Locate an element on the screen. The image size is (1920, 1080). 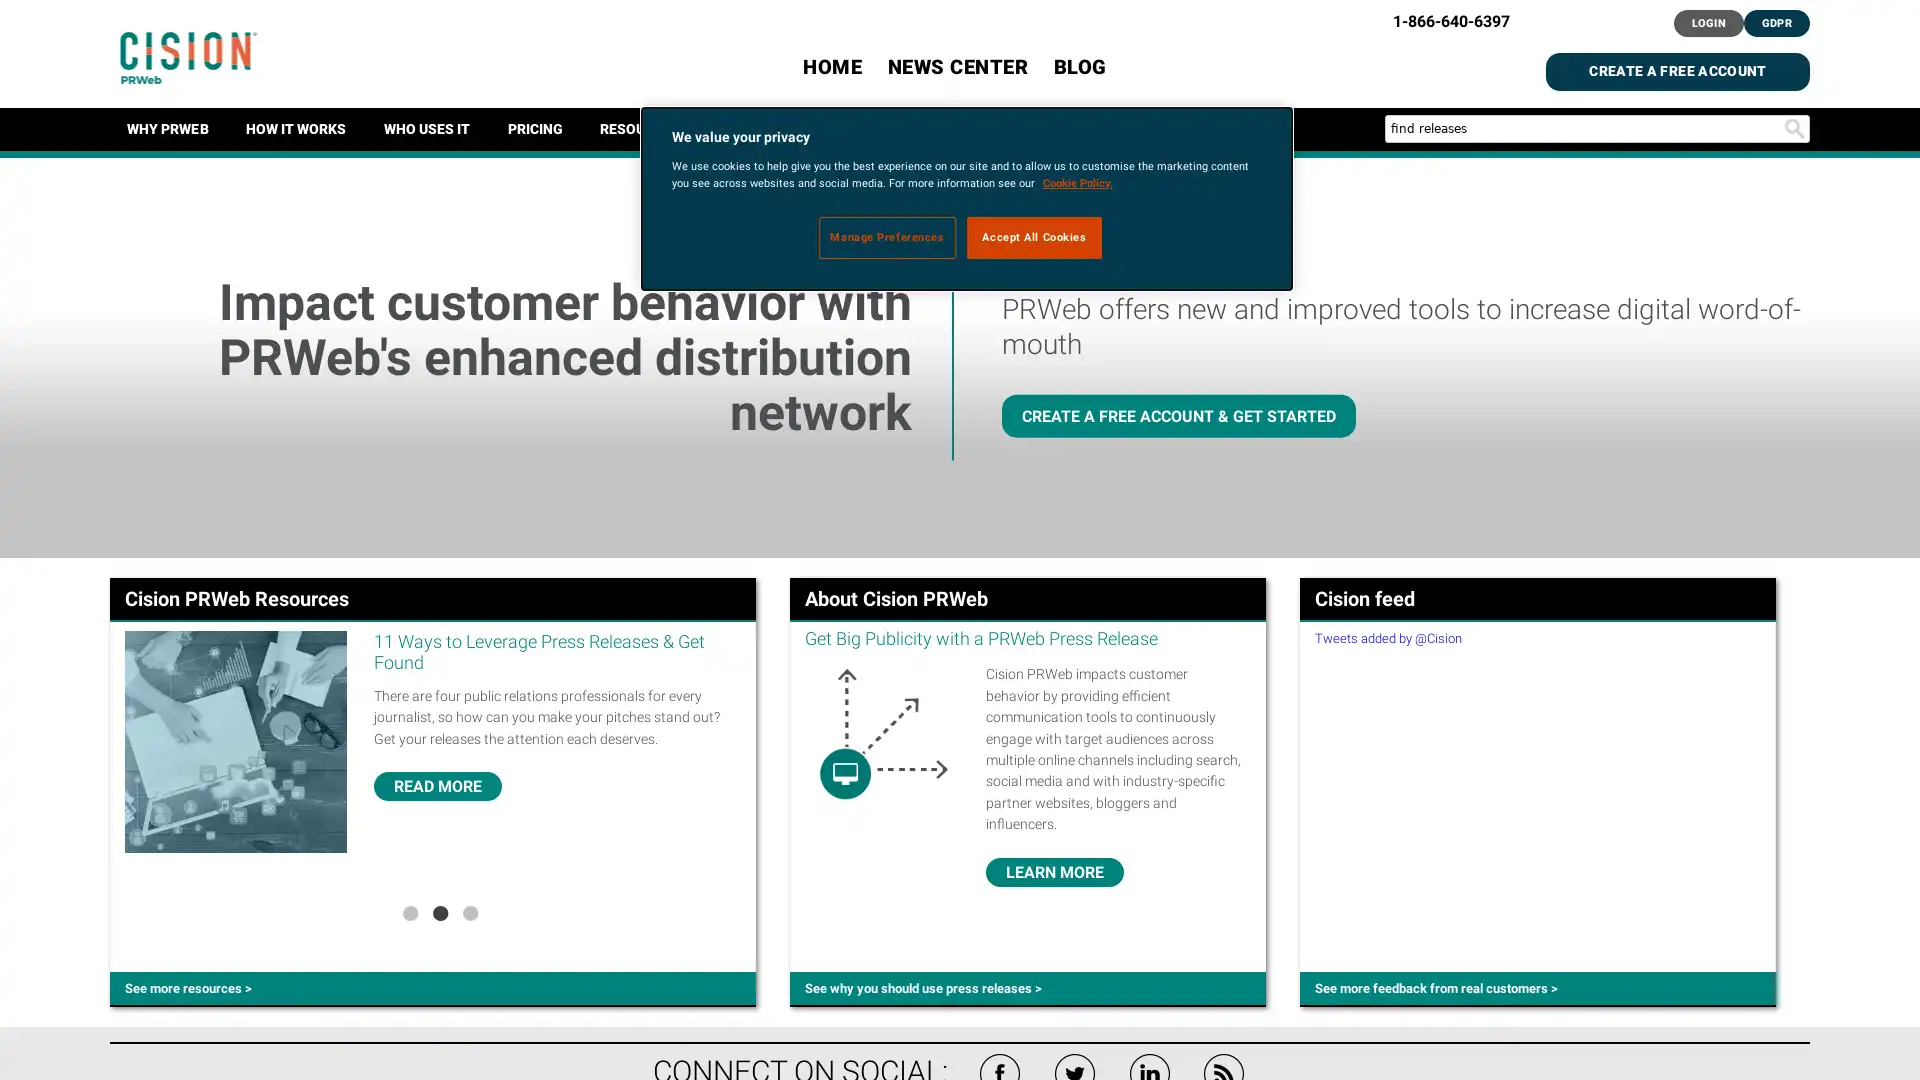
Accept All Cookies is located at coordinates (1034, 235).